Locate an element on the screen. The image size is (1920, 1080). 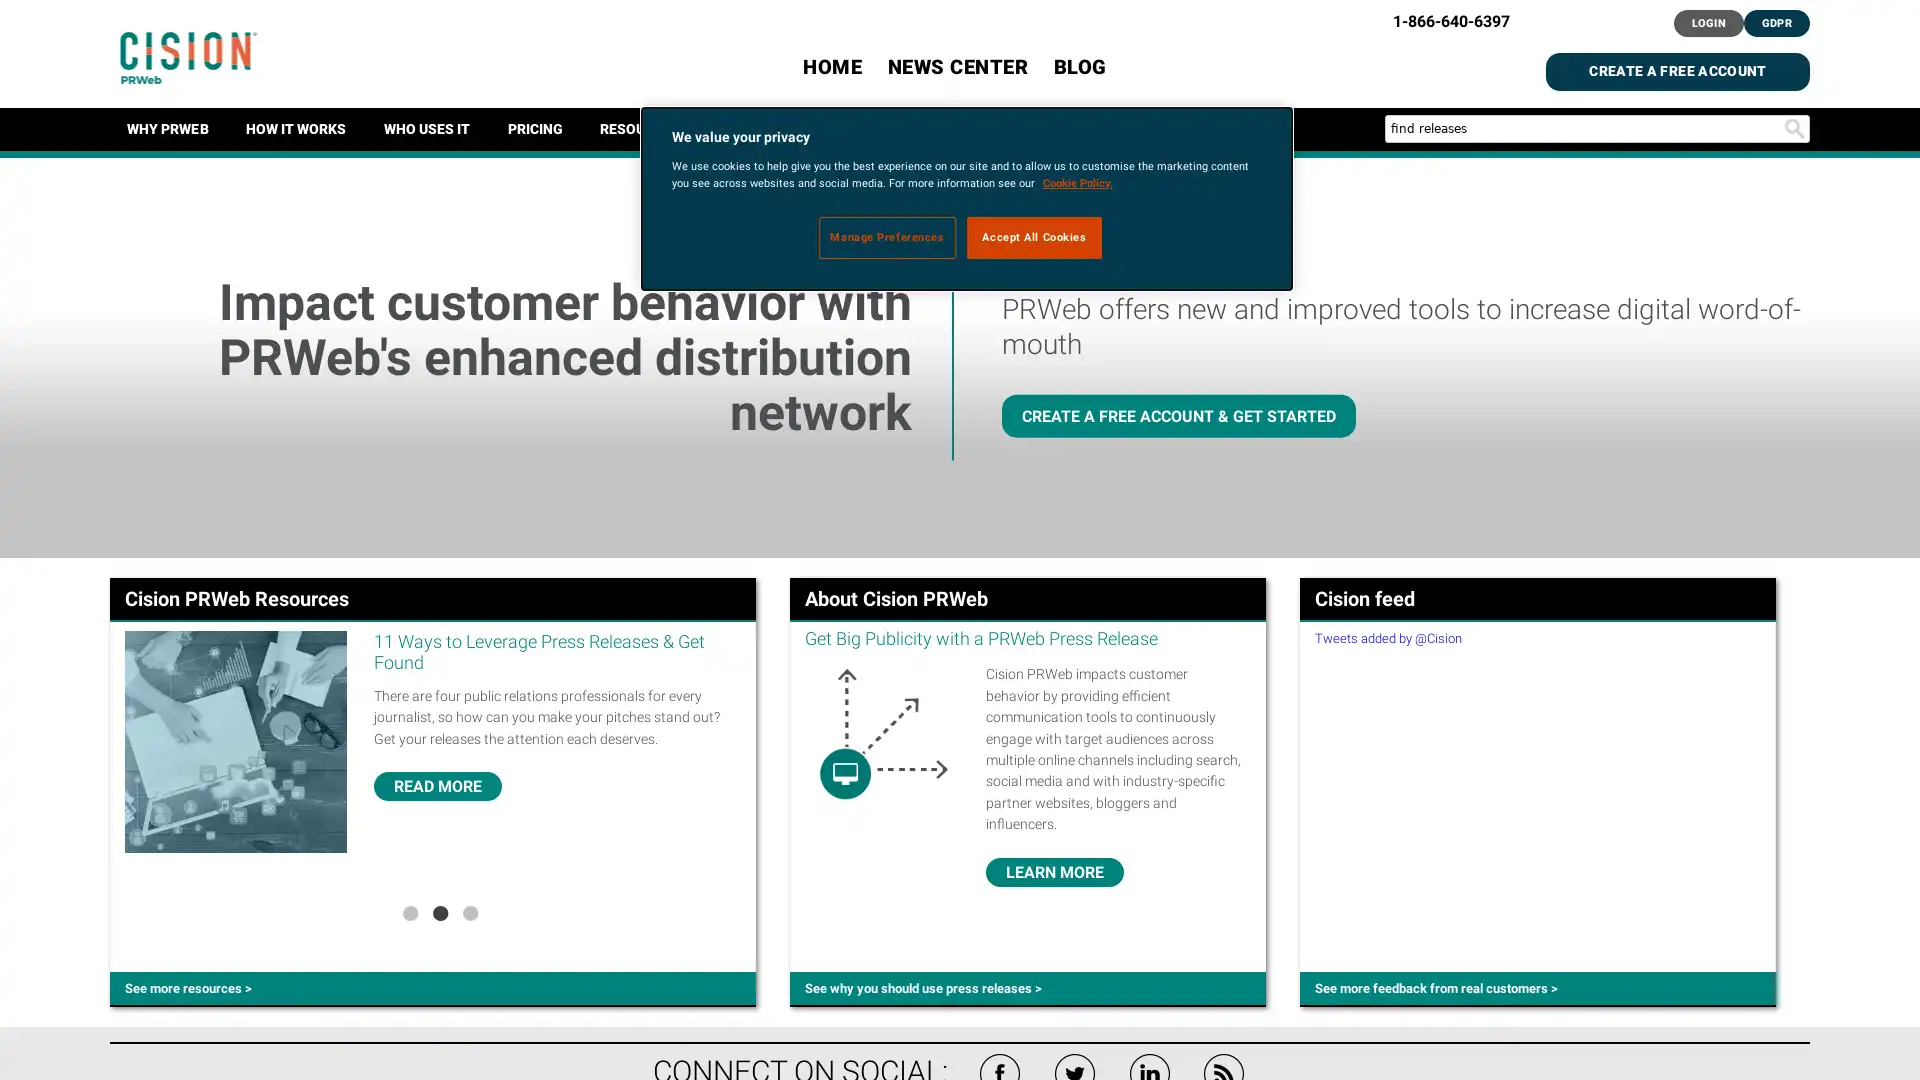
Accept All Cookies is located at coordinates (1034, 235).